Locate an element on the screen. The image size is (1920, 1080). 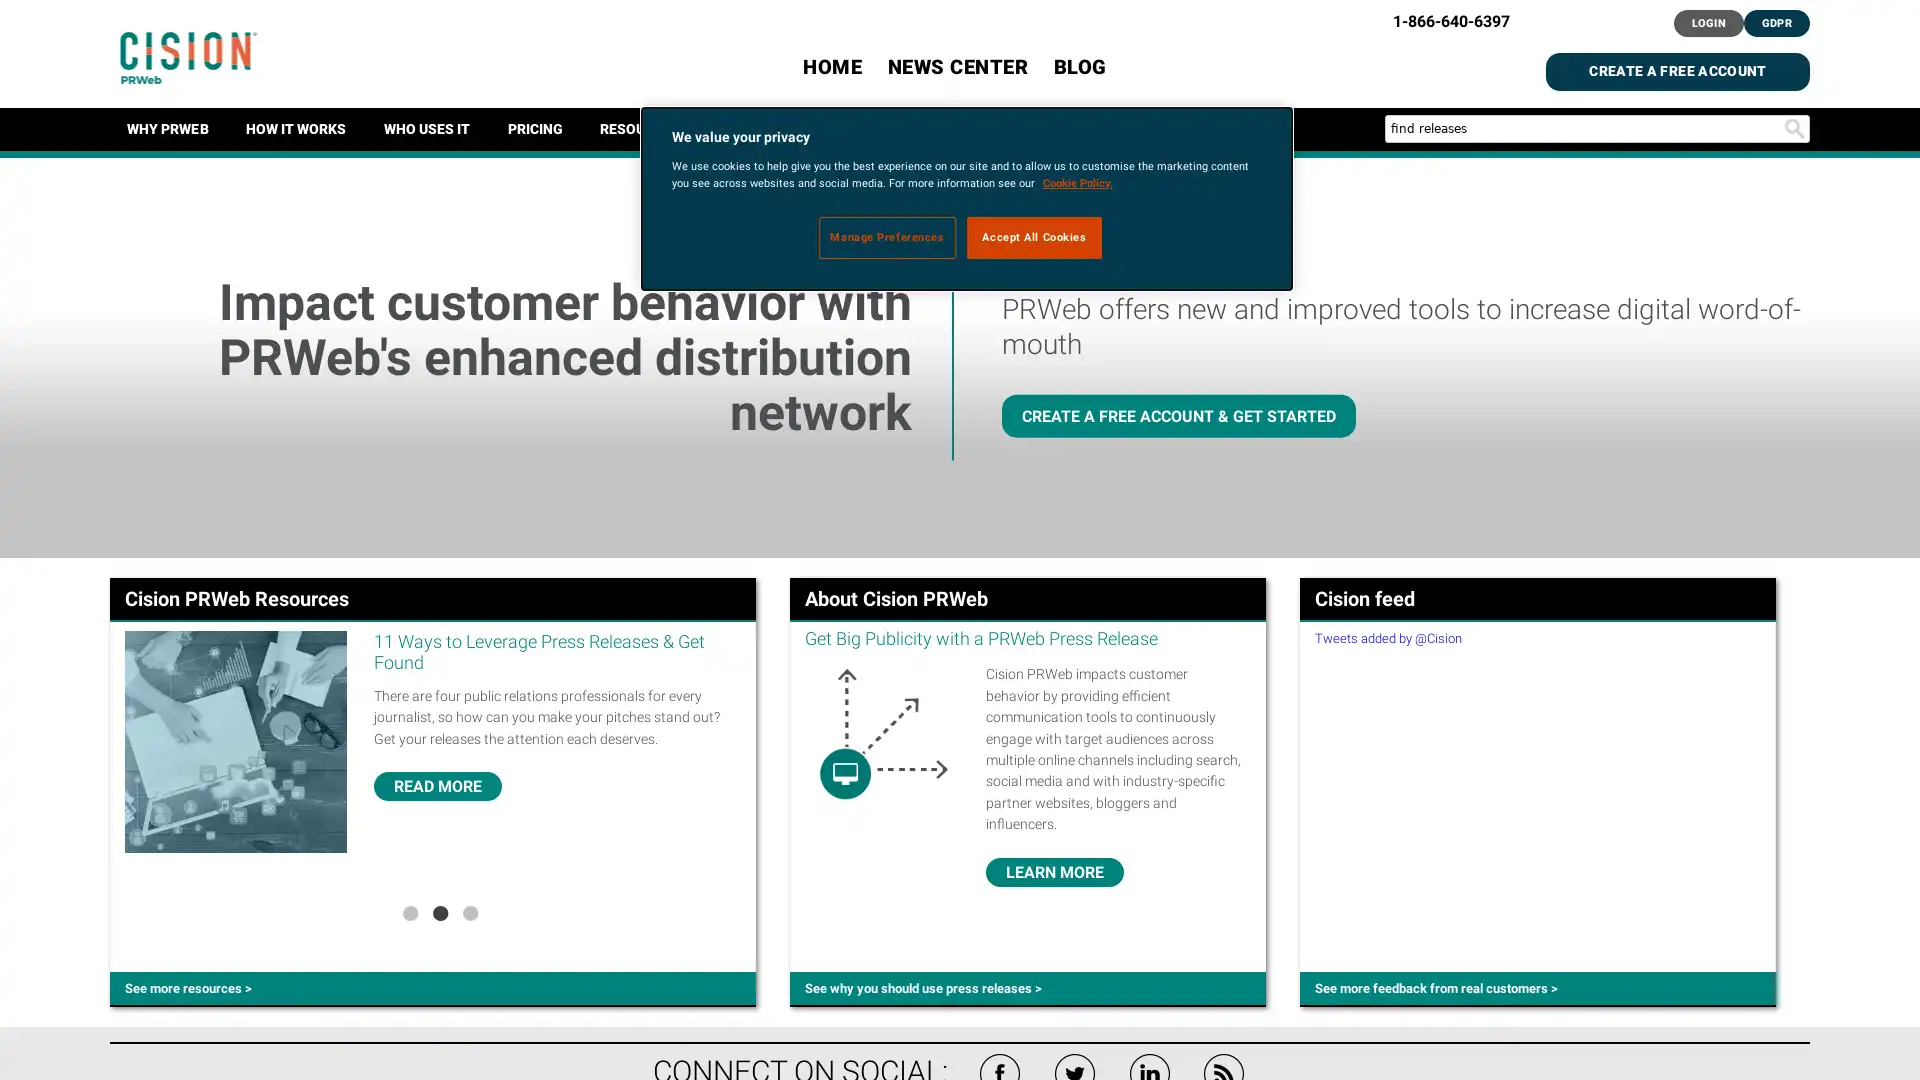
Accept All Cookies is located at coordinates (1034, 235).